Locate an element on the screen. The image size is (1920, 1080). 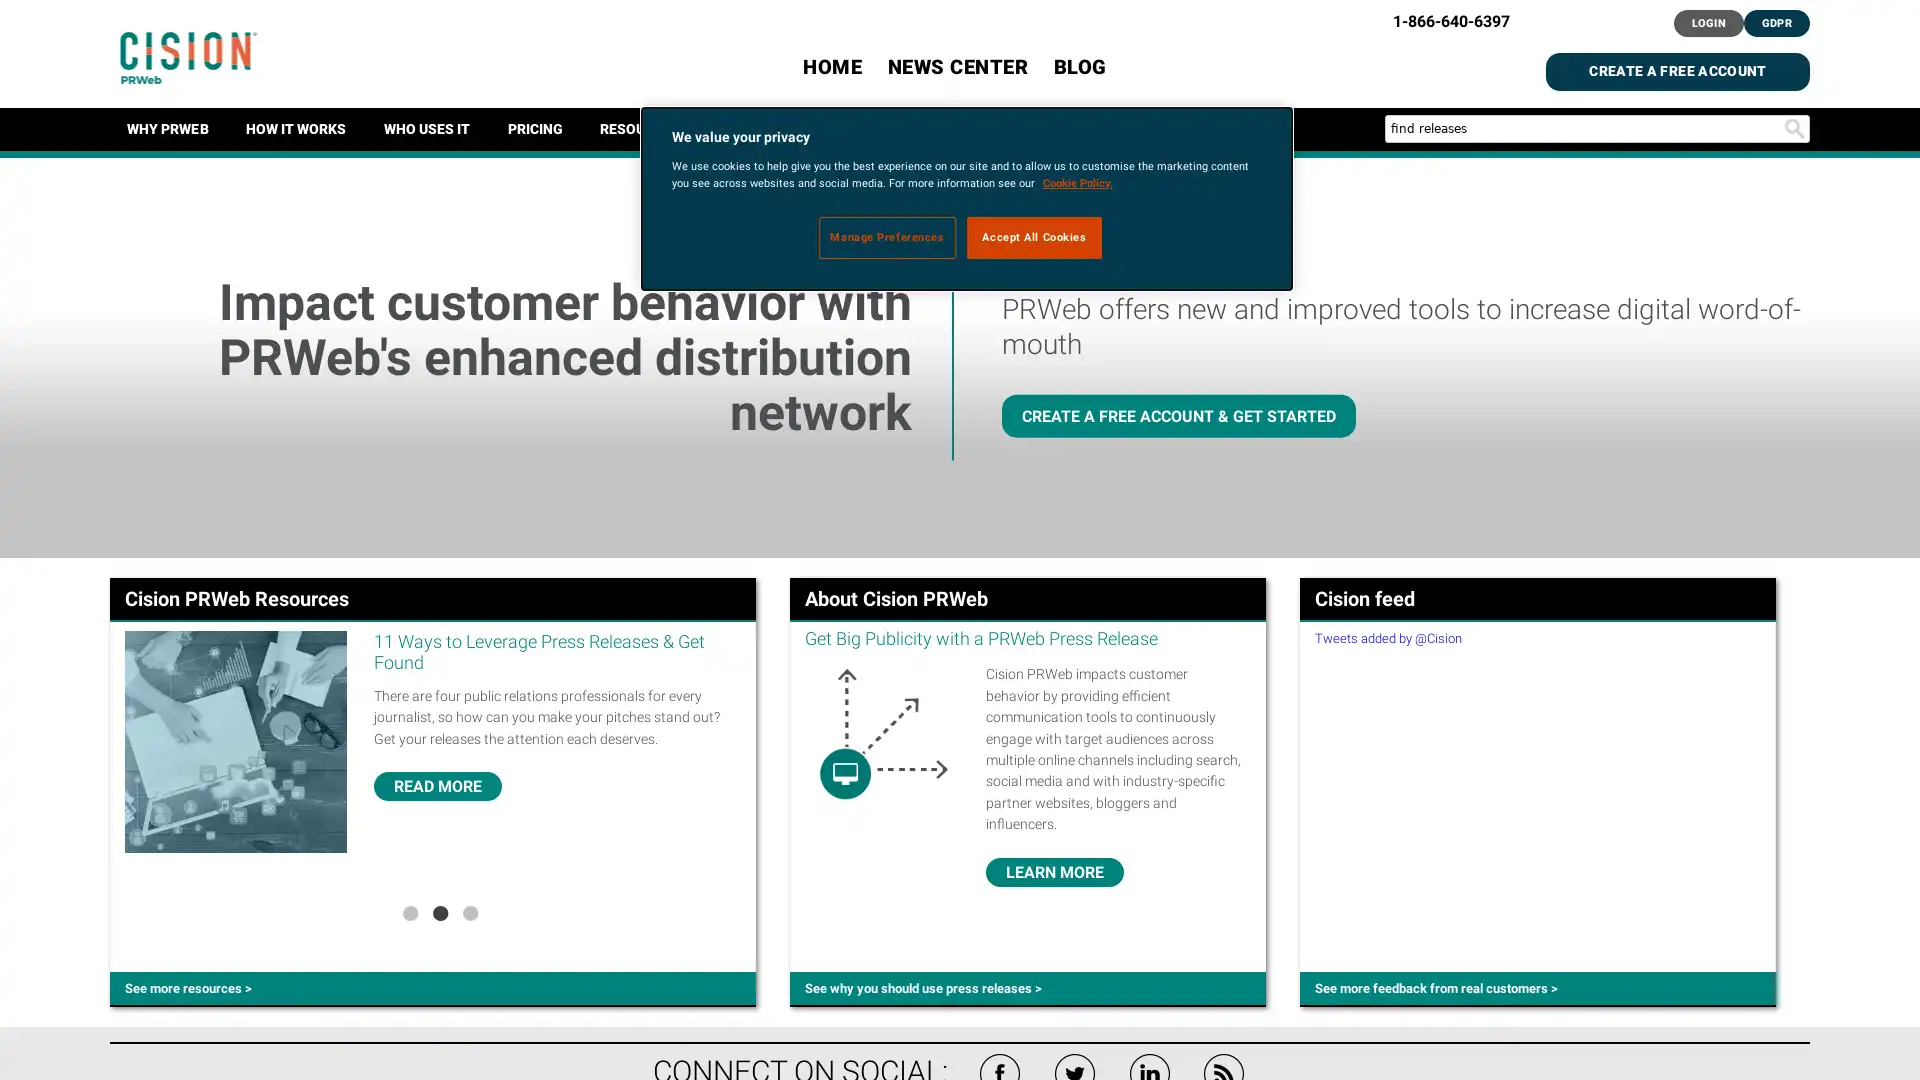
Accept All Cookies is located at coordinates (1034, 235).